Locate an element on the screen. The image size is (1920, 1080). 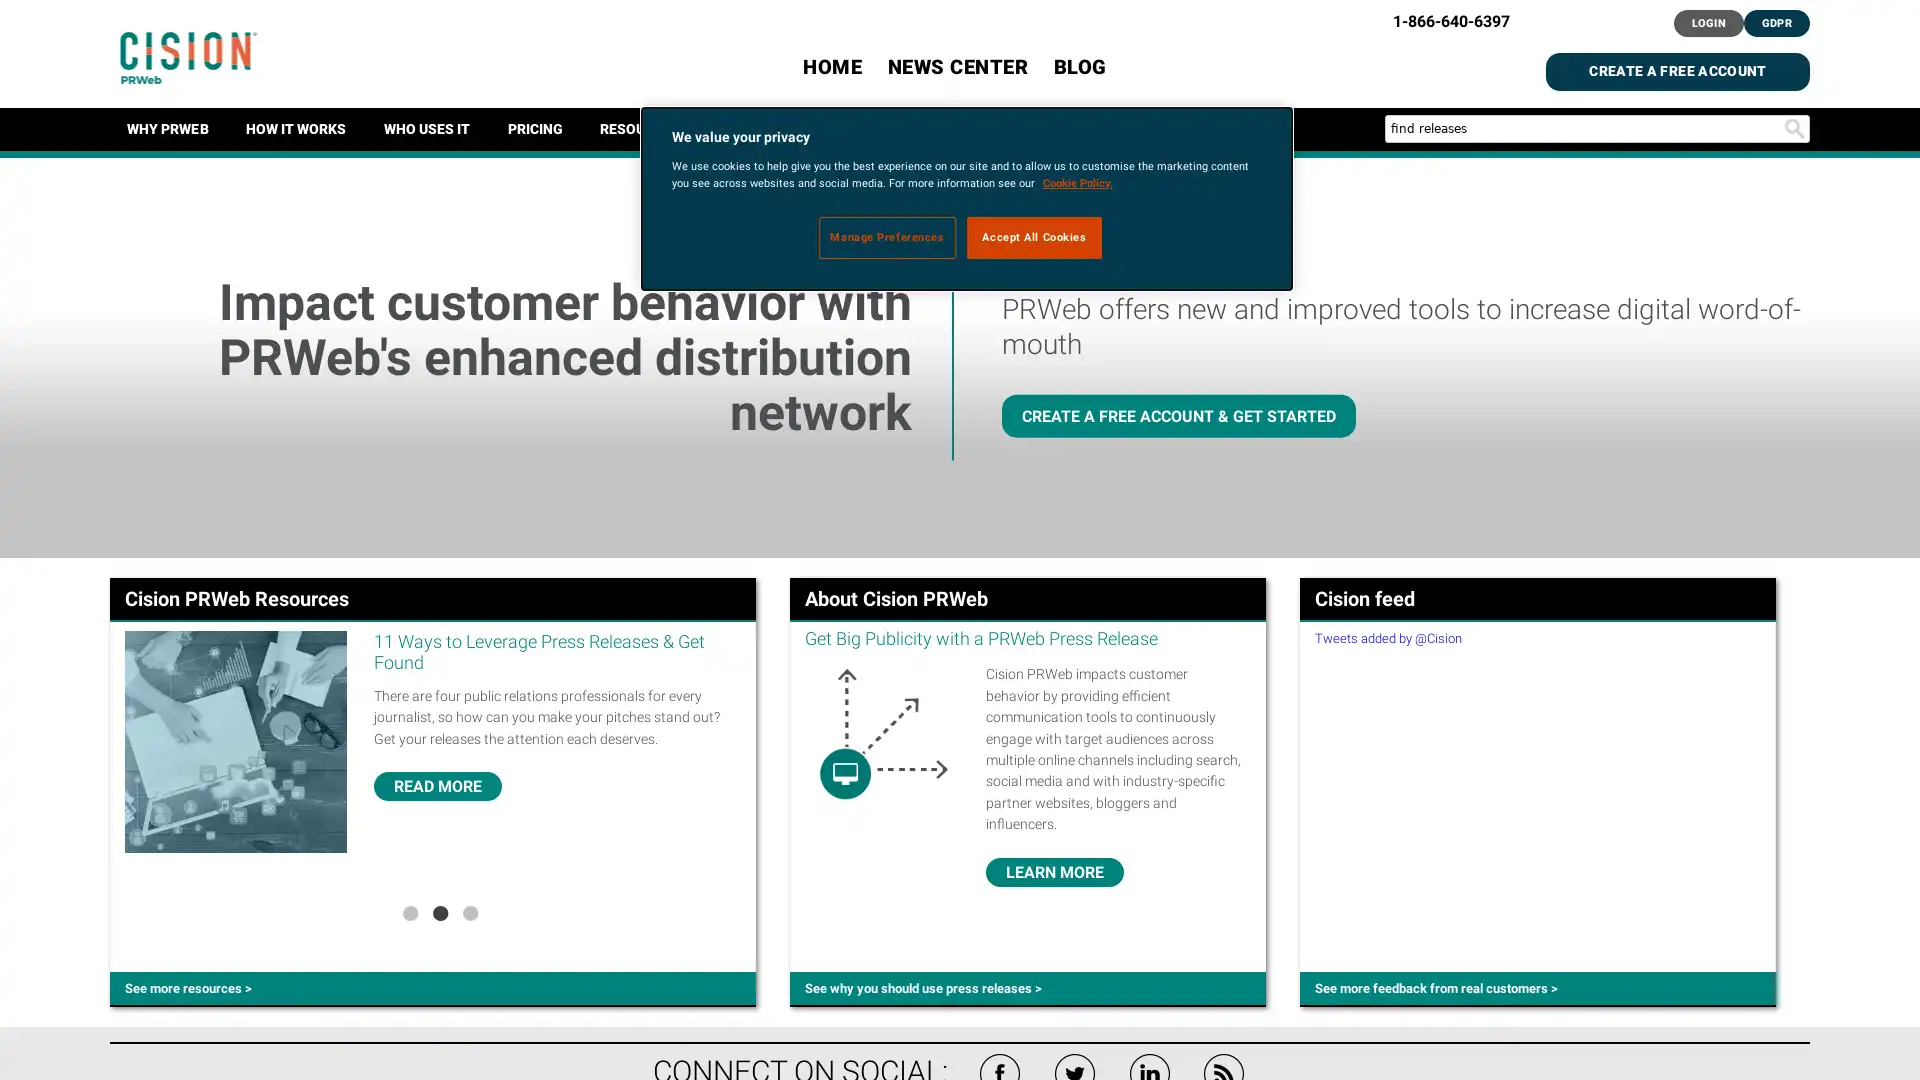
Accept All Cookies is located at coordinates (1034, 235).